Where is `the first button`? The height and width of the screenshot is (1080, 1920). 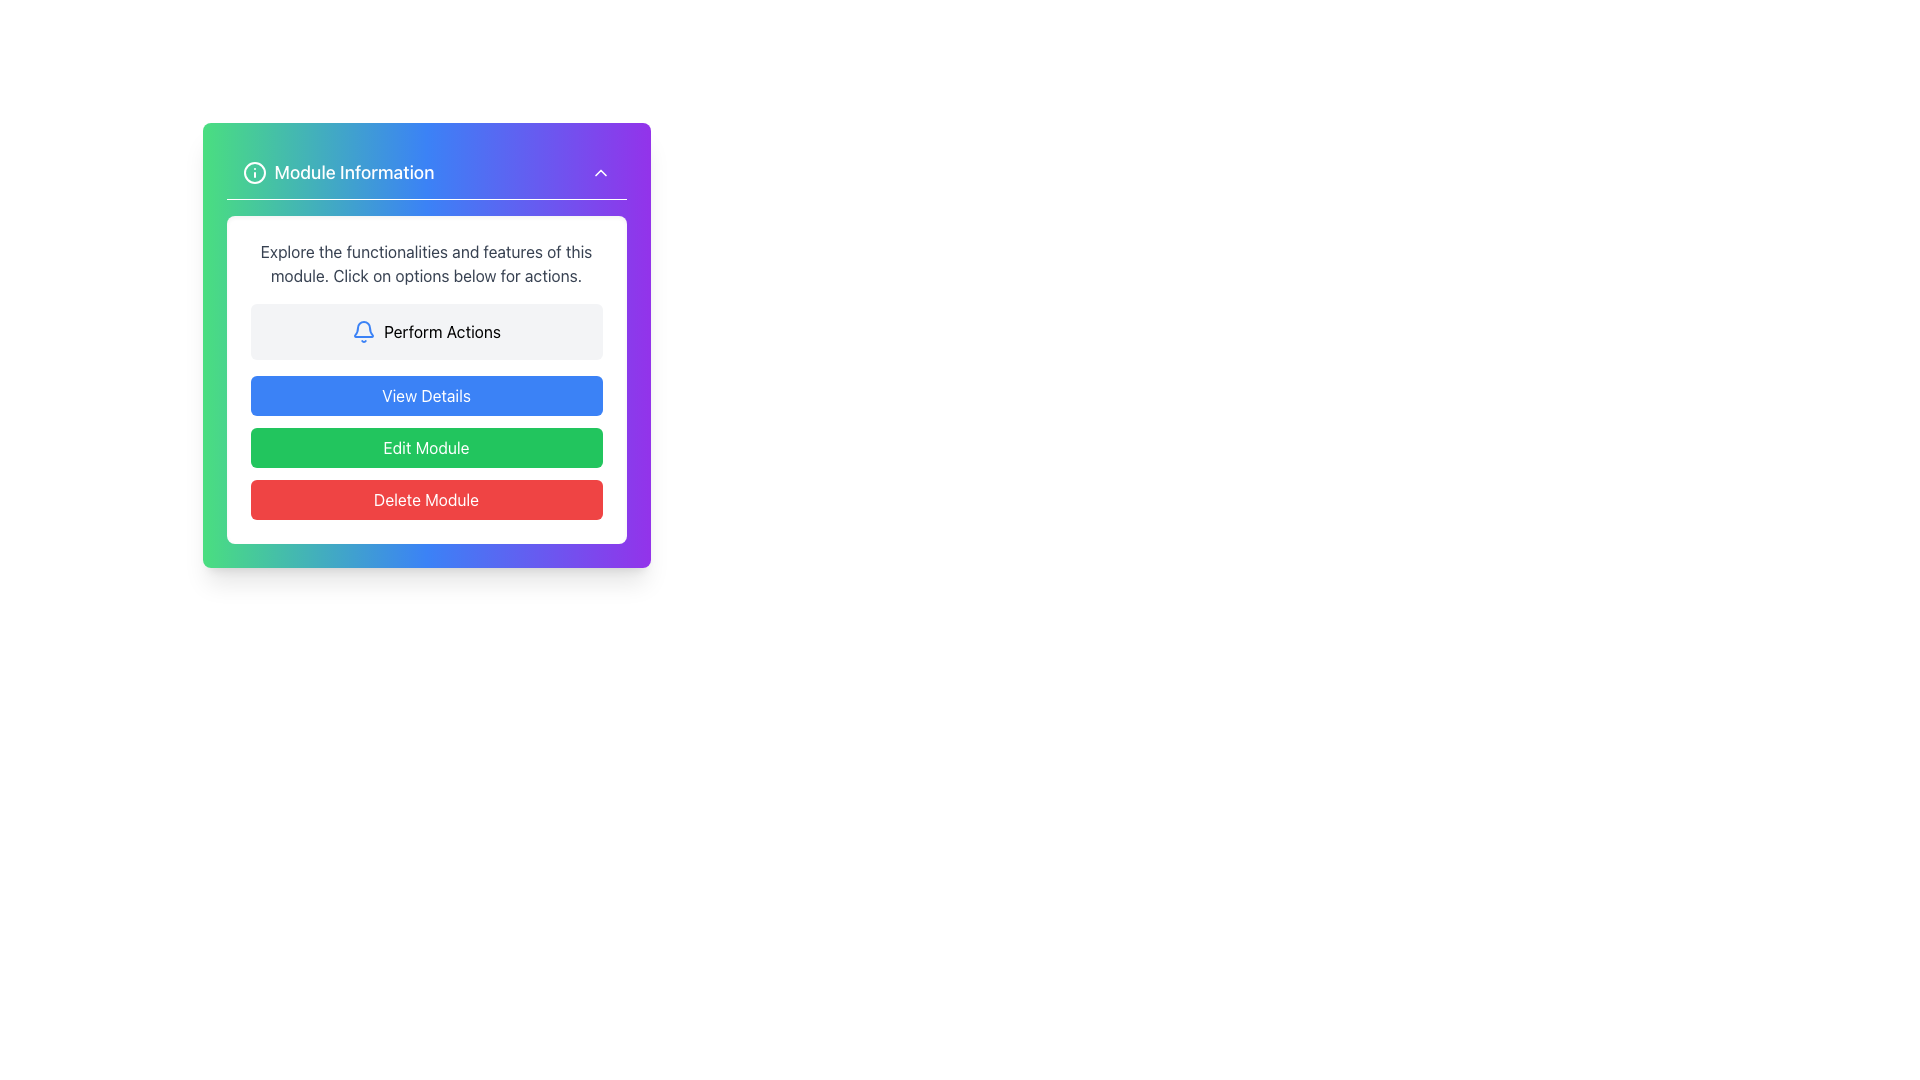
the first button is located at coordinates (425, 344).